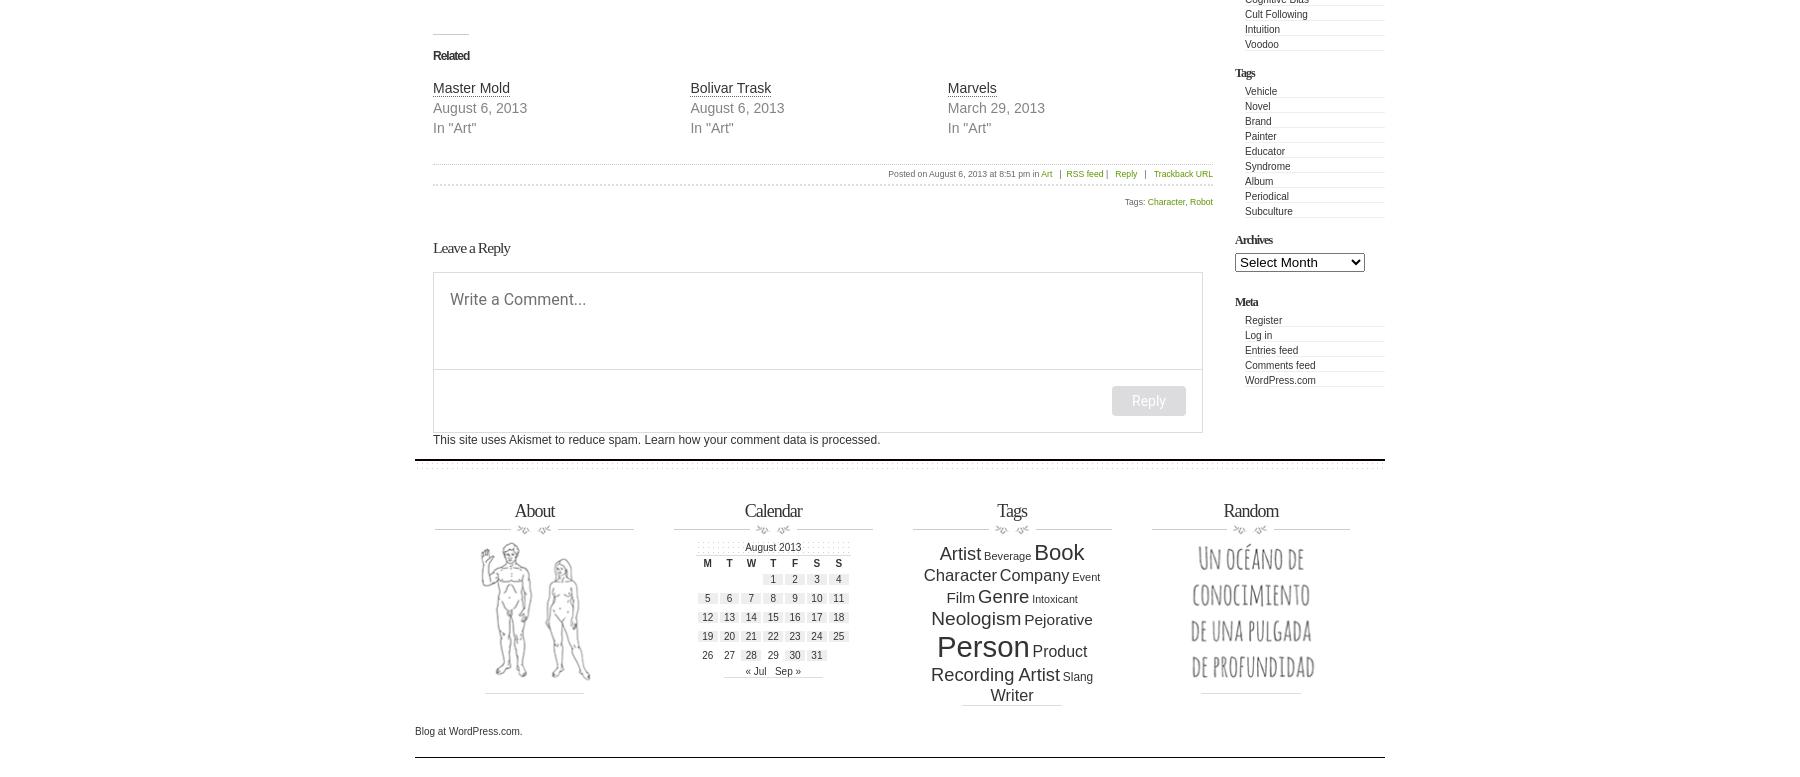  Describe the element at coordinates (706, 597) in the screenshot. I see `'5'` at that location.